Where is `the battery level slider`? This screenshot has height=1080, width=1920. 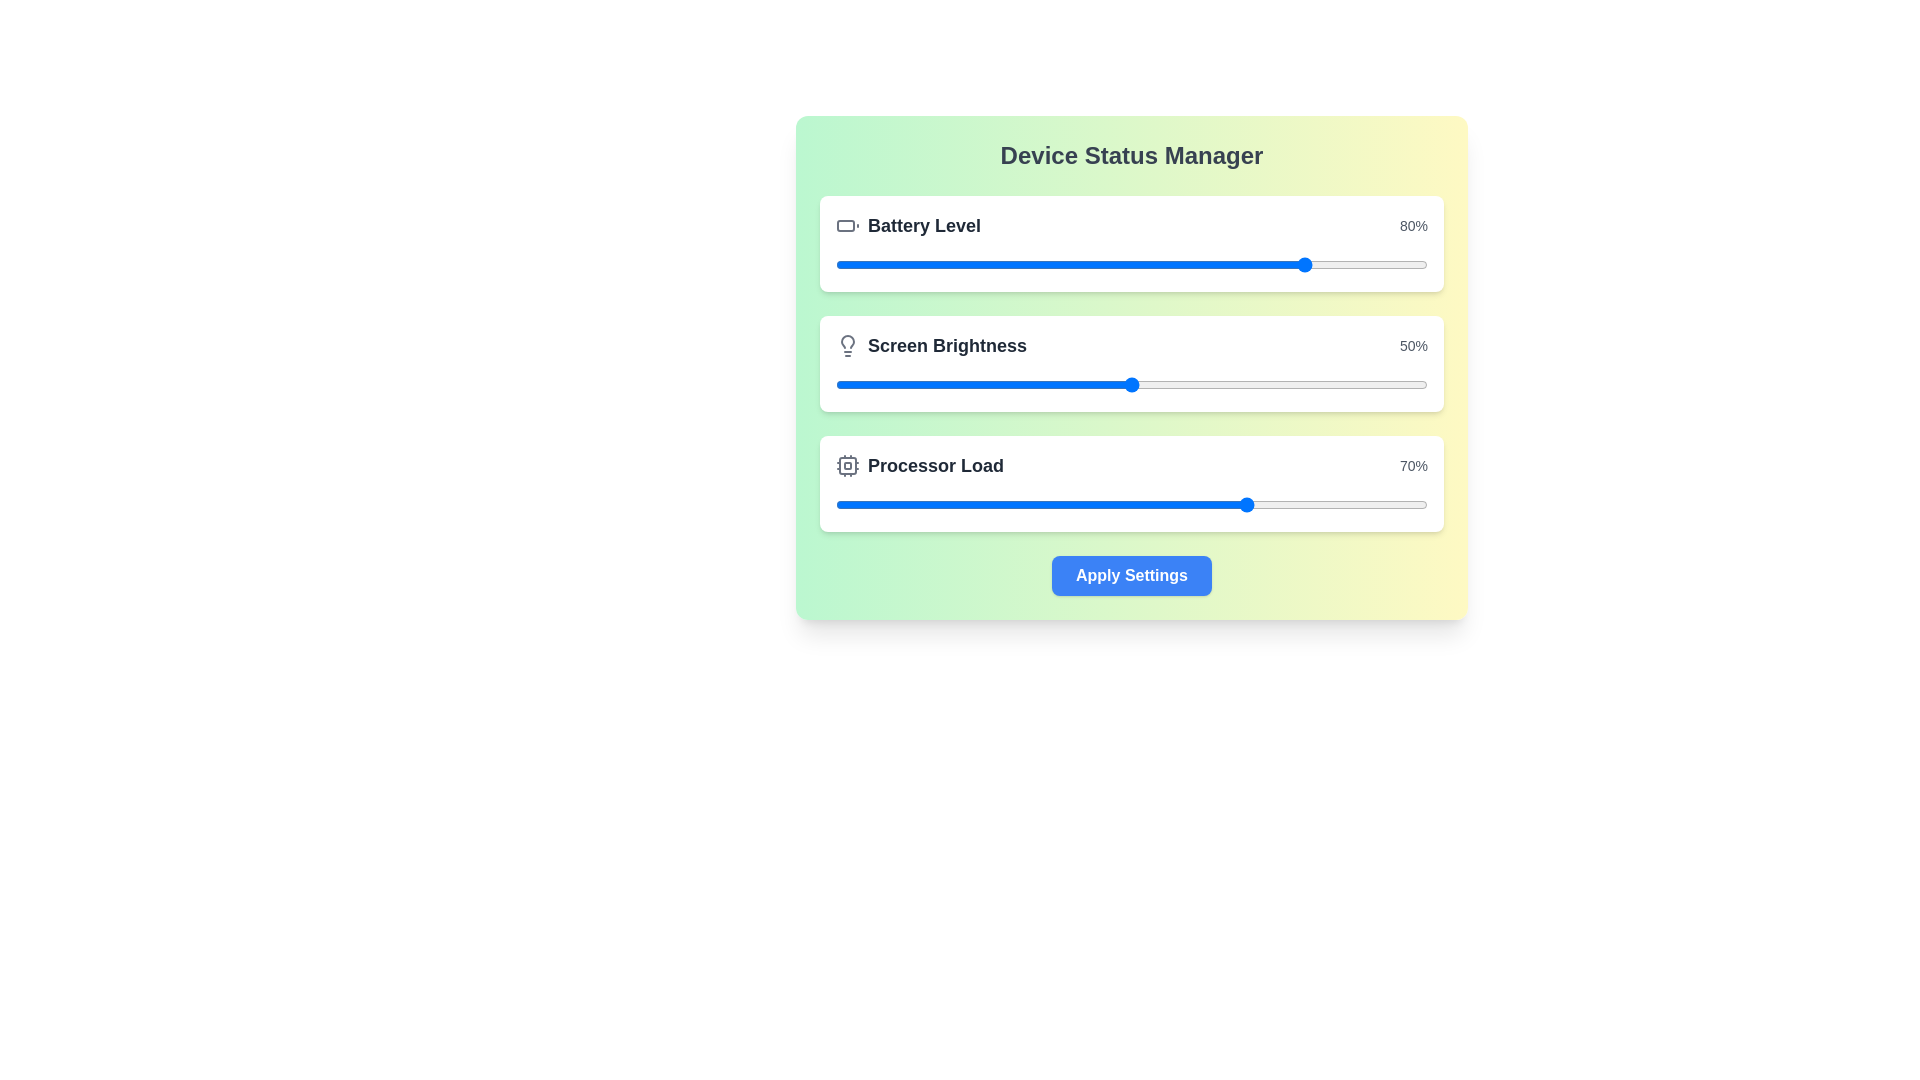
the battery level slider is located at coordinates (1225, 264).